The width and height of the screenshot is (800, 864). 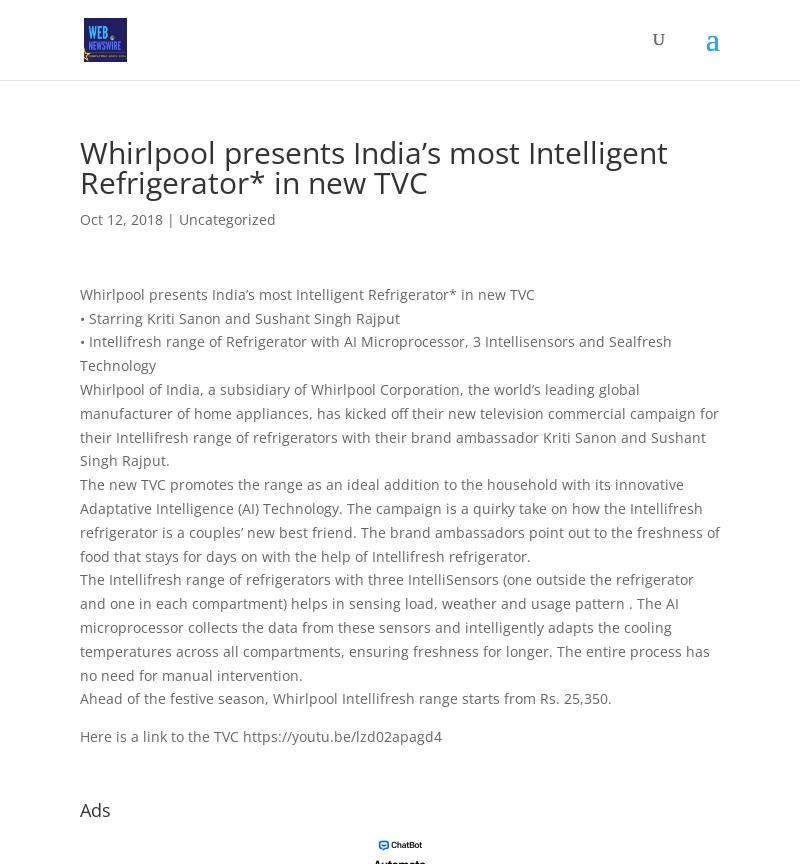 What do you see at coordinates (259, 736) in the screenshot?
I see `'Here is a link to the TVC https://youtu.be/lzd02apagd4'` at bounding box center [259, 736].